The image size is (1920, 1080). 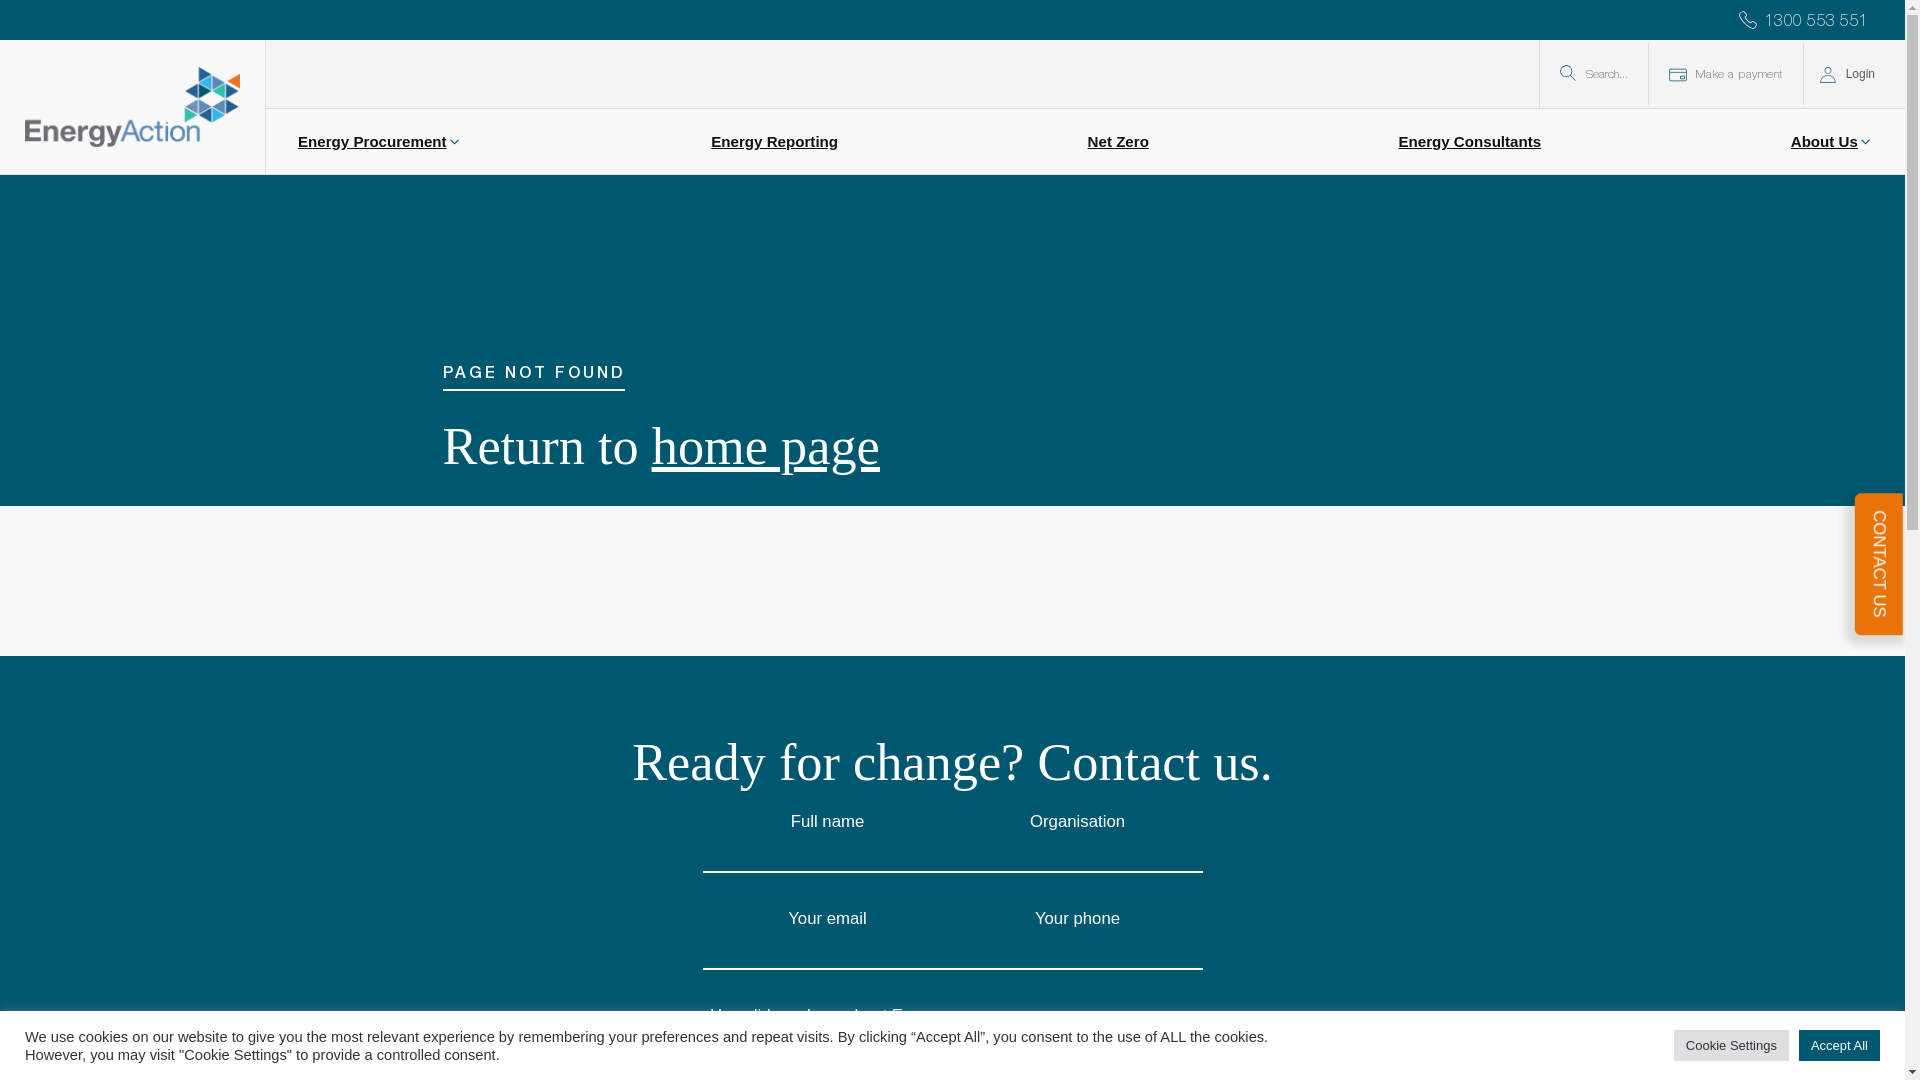 I want to click on 'home page', so click(x=765, y=445).